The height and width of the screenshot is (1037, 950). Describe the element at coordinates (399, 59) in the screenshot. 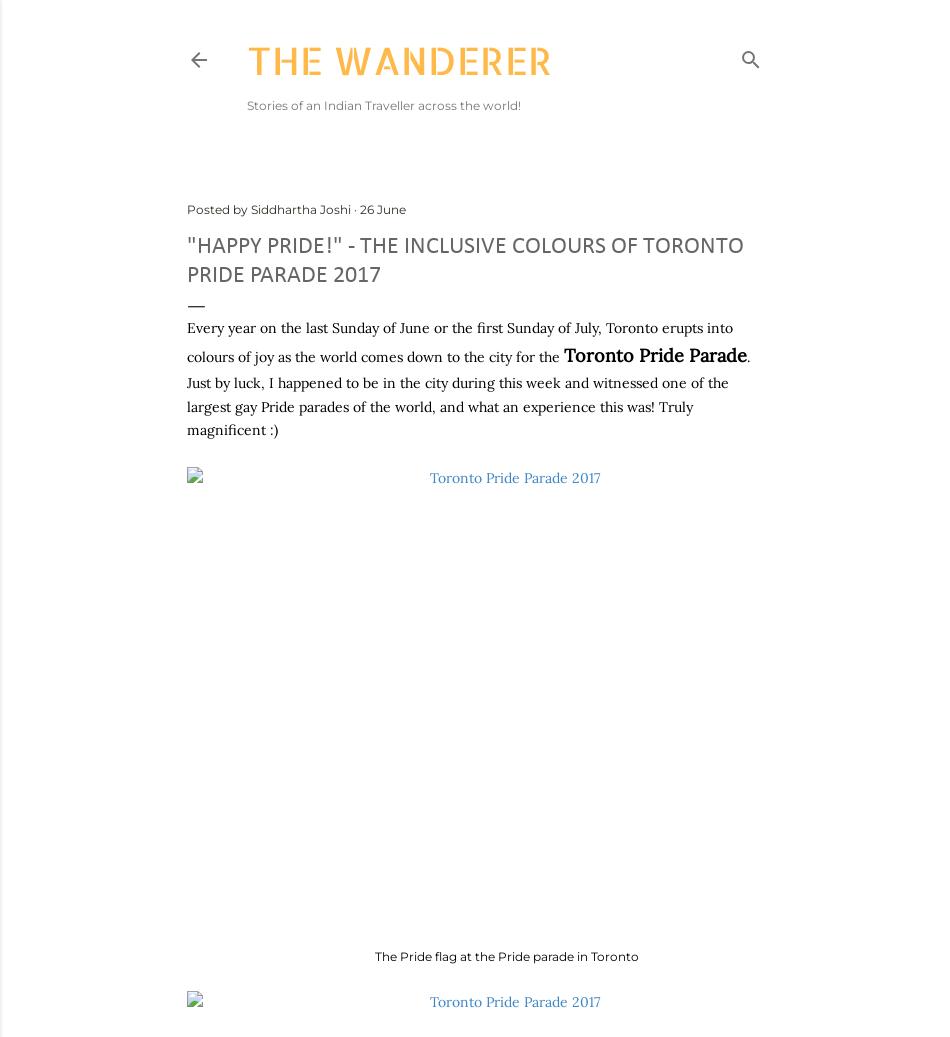

I see `'The Wanderer'` at that location.